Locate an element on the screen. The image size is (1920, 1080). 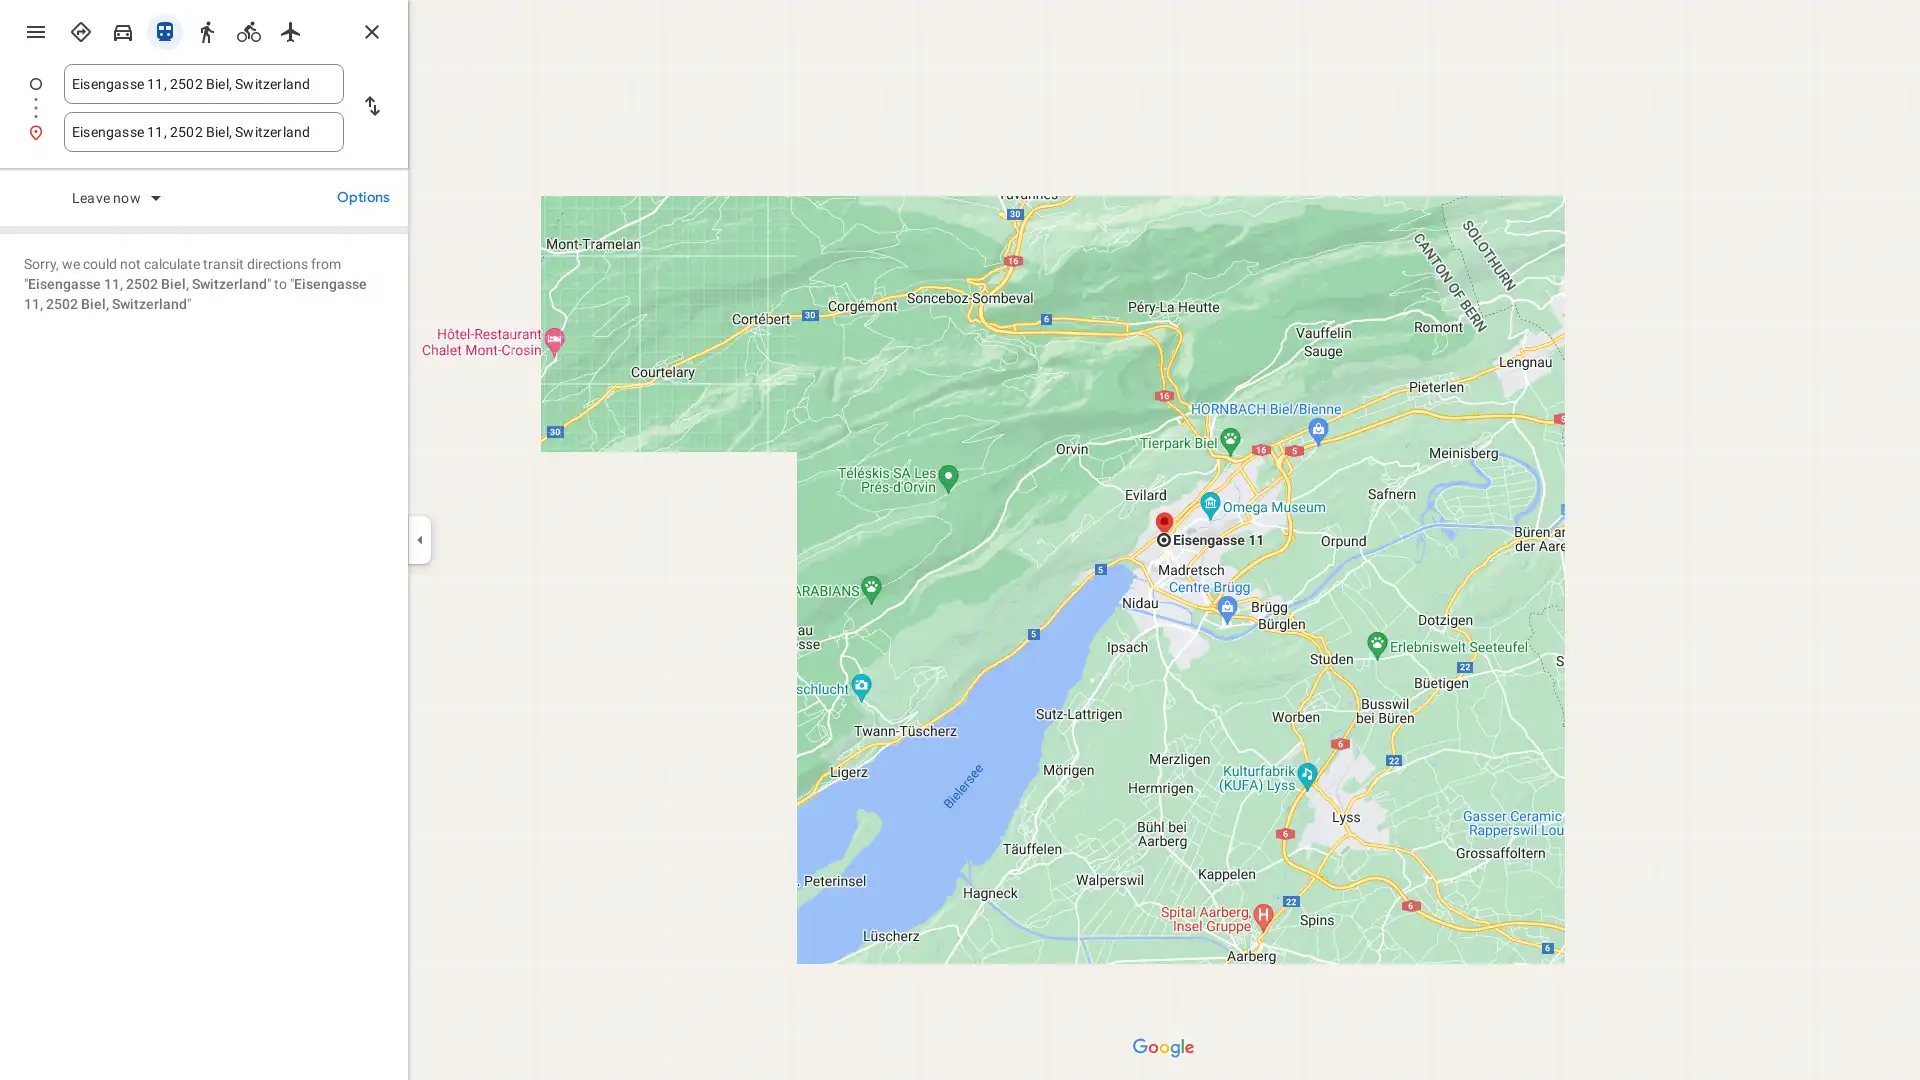
Reverse starting point and destination is located at coordinates (372, 105).